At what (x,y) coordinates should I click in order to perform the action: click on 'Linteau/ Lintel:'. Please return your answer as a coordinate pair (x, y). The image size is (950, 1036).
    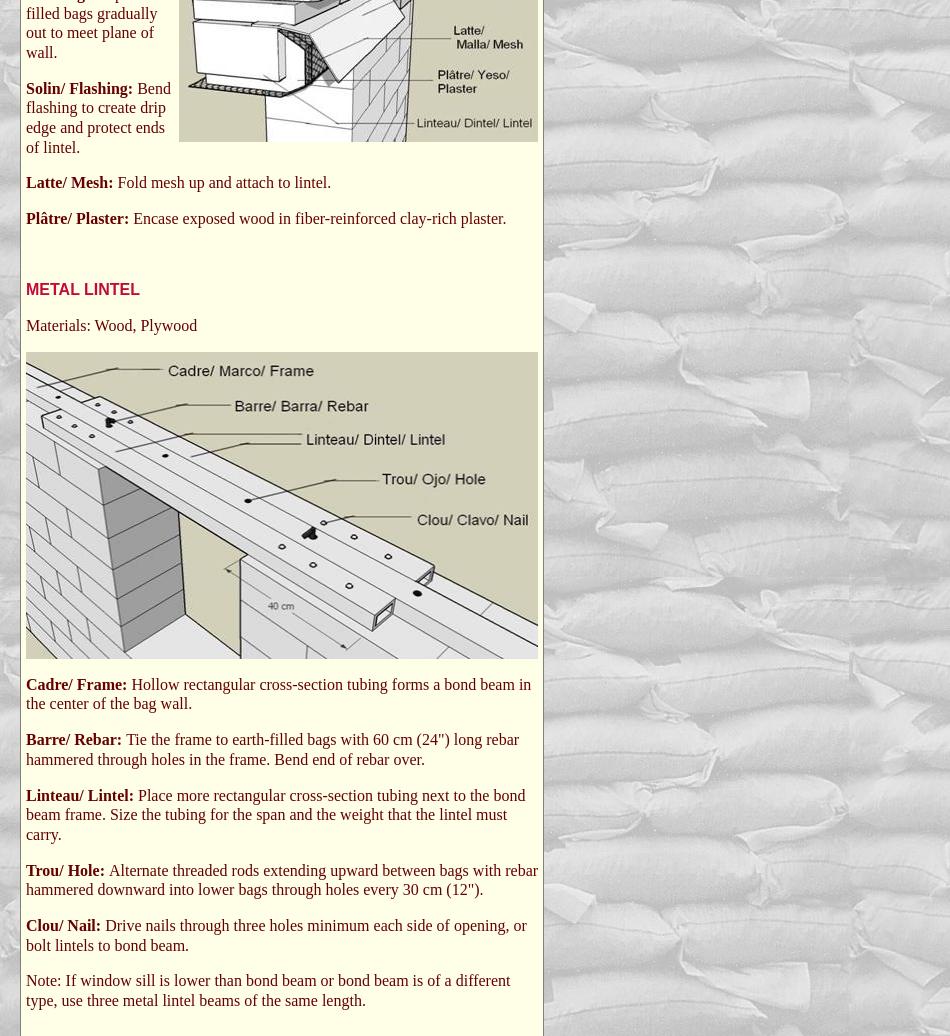
    Looking at the image, I should click on (81, 794).